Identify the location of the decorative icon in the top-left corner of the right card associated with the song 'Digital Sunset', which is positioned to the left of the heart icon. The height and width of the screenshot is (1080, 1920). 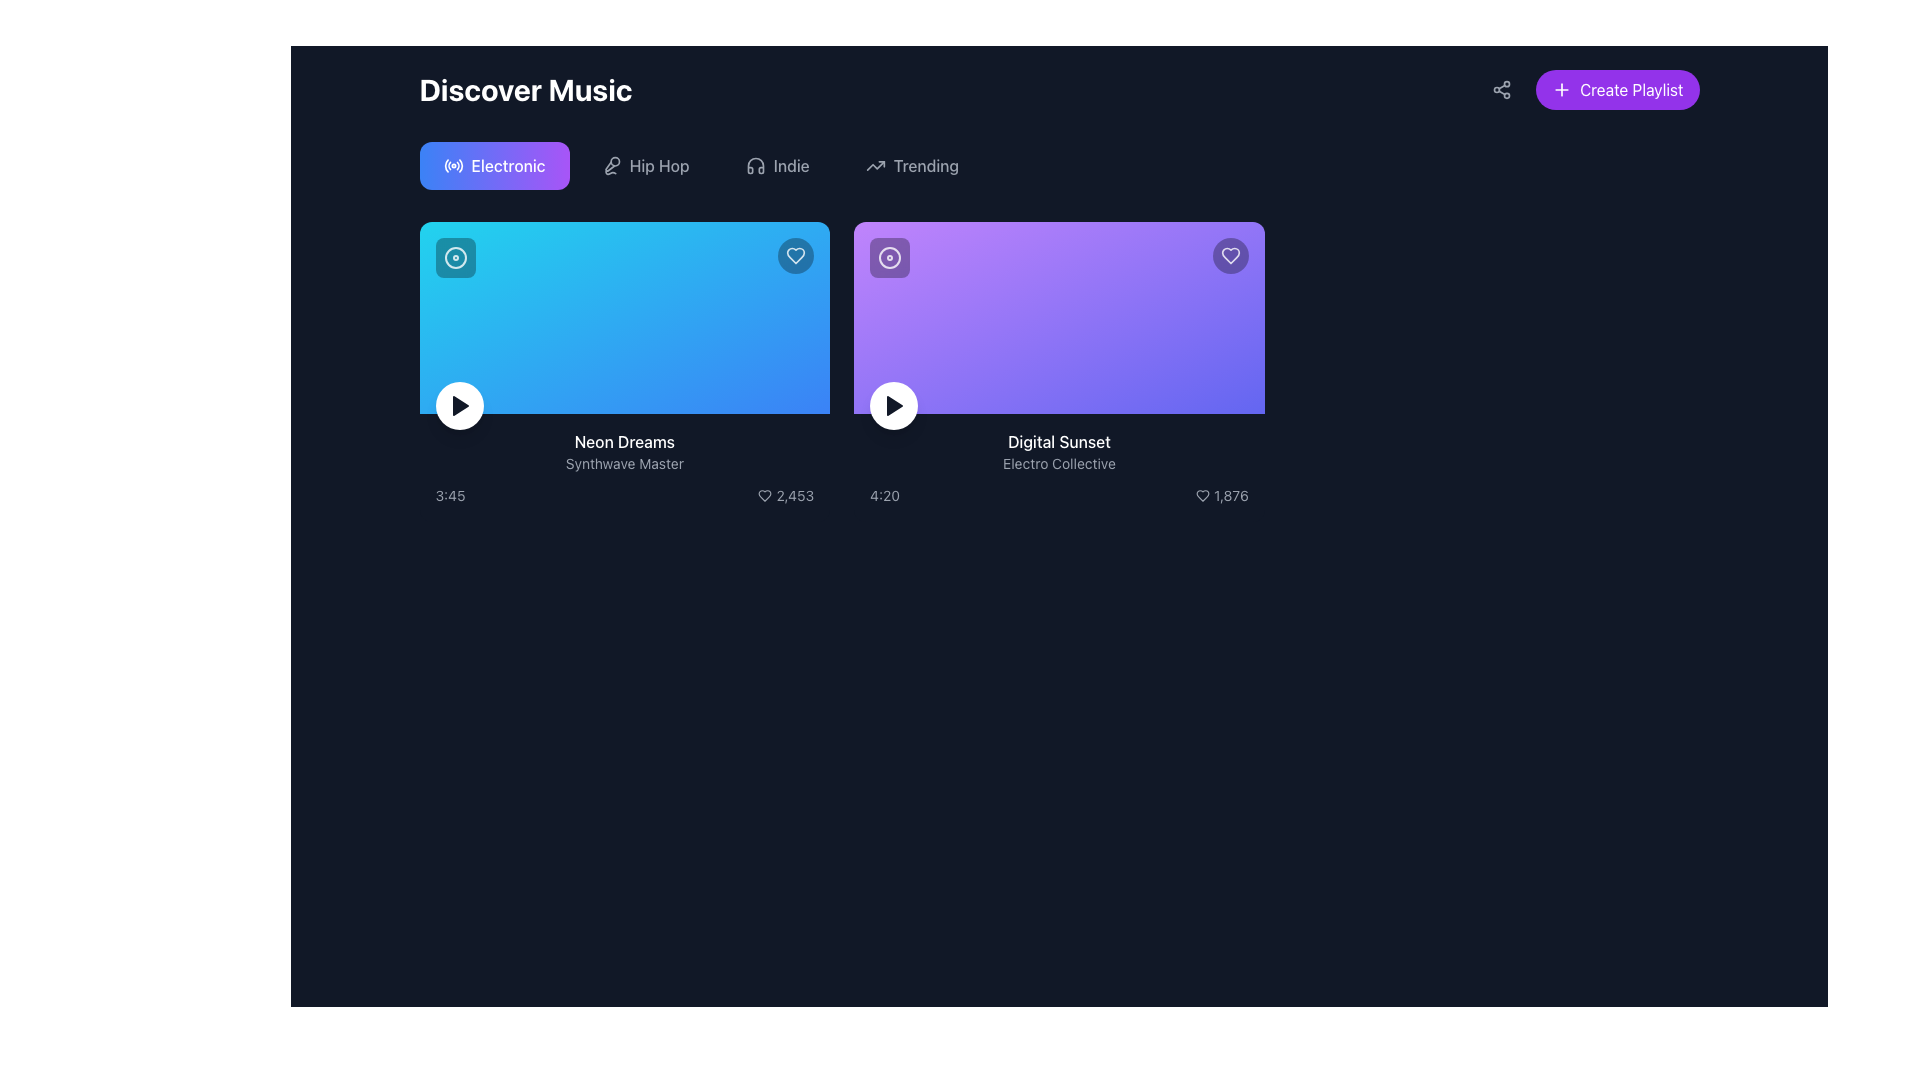
(889, 257).